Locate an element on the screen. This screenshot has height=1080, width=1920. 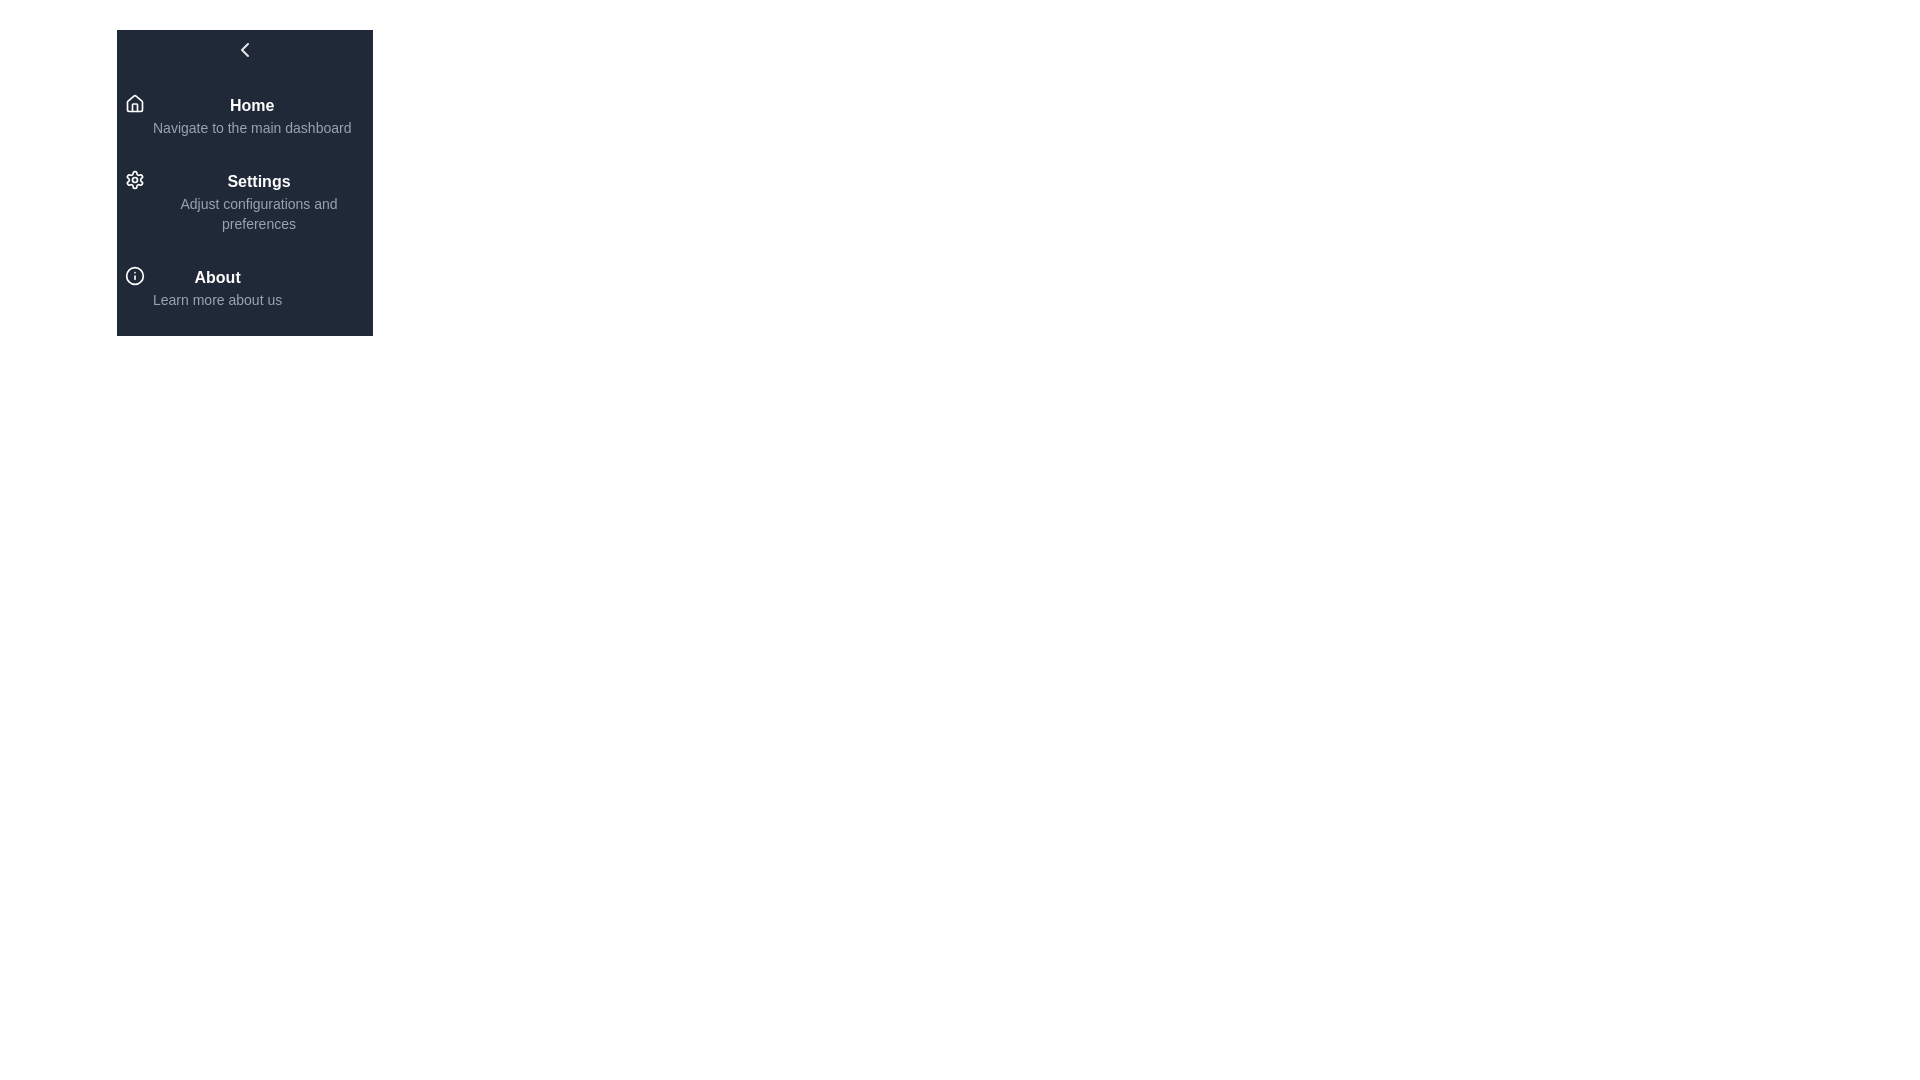
the menu item Settings to highlight it is located at coordinates (243, 201).